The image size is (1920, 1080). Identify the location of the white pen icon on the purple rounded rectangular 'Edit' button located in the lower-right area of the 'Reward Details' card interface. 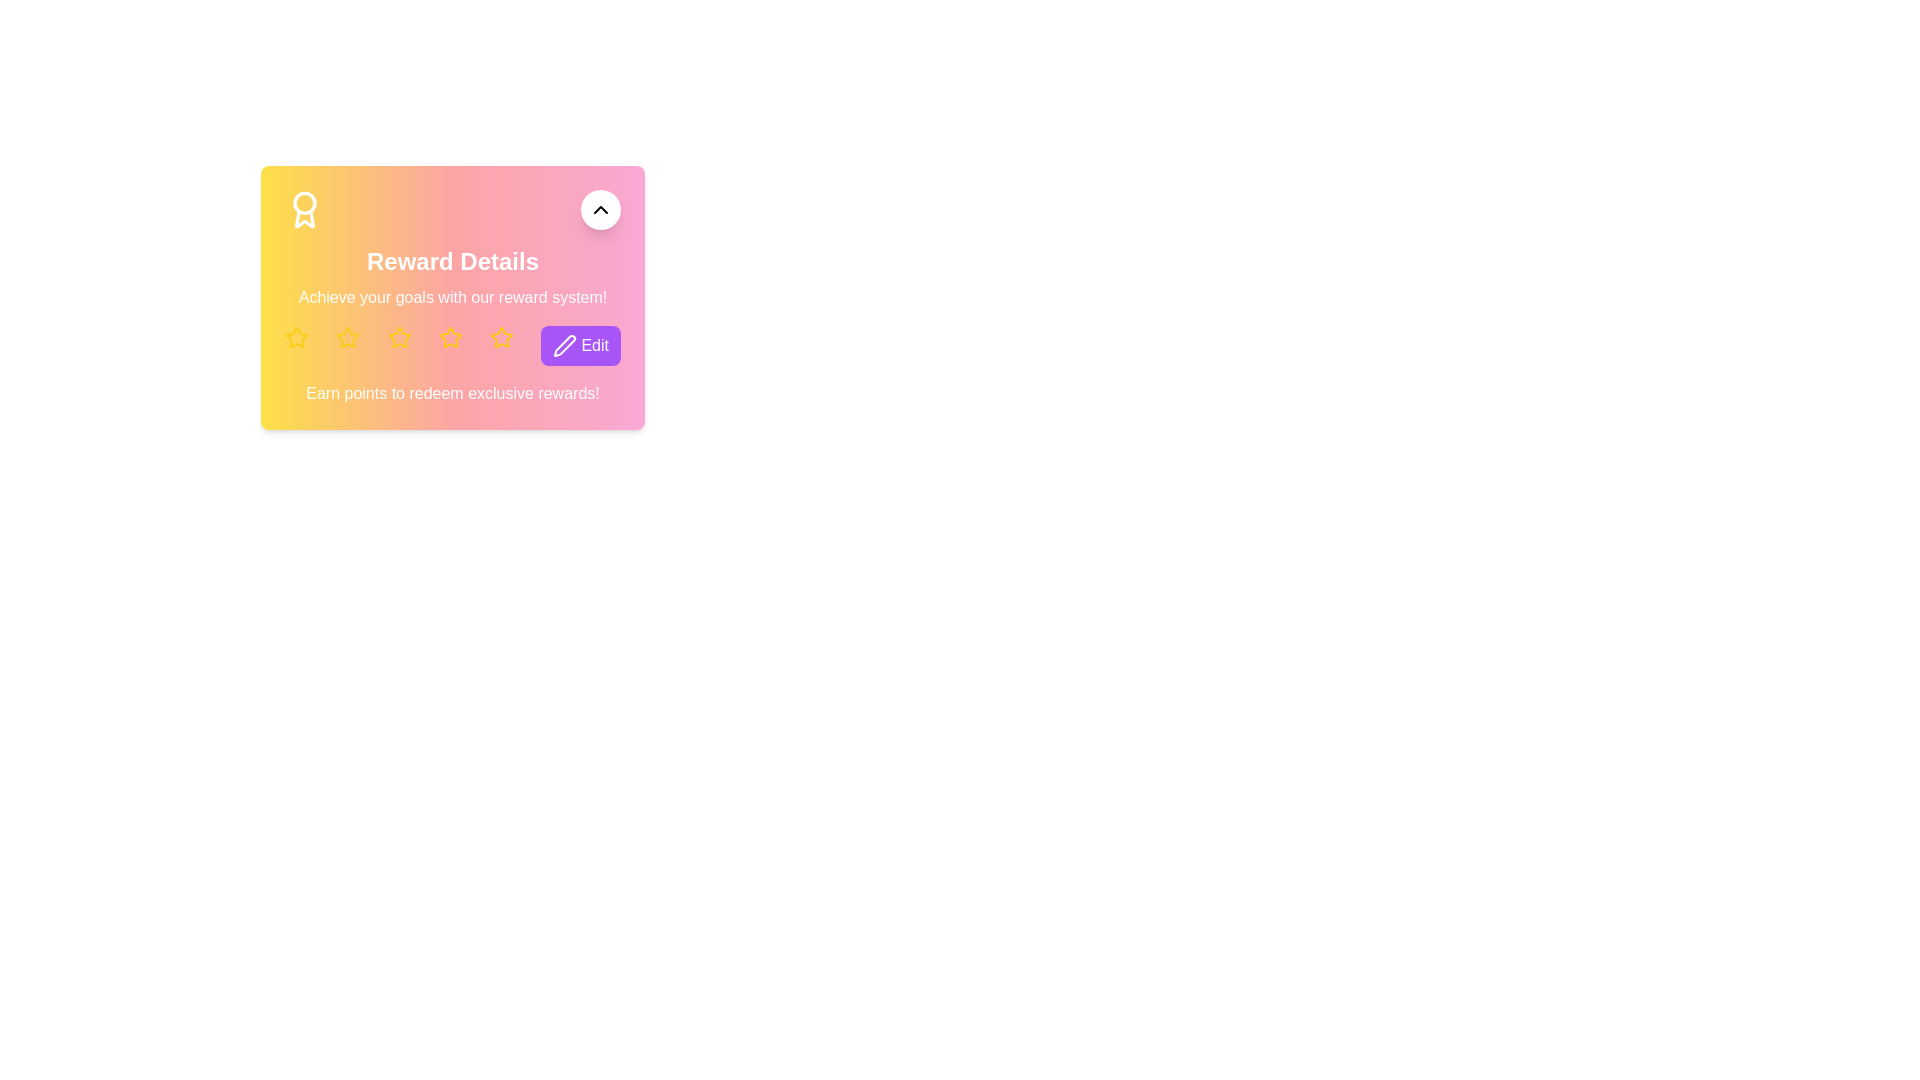
(564, 345).